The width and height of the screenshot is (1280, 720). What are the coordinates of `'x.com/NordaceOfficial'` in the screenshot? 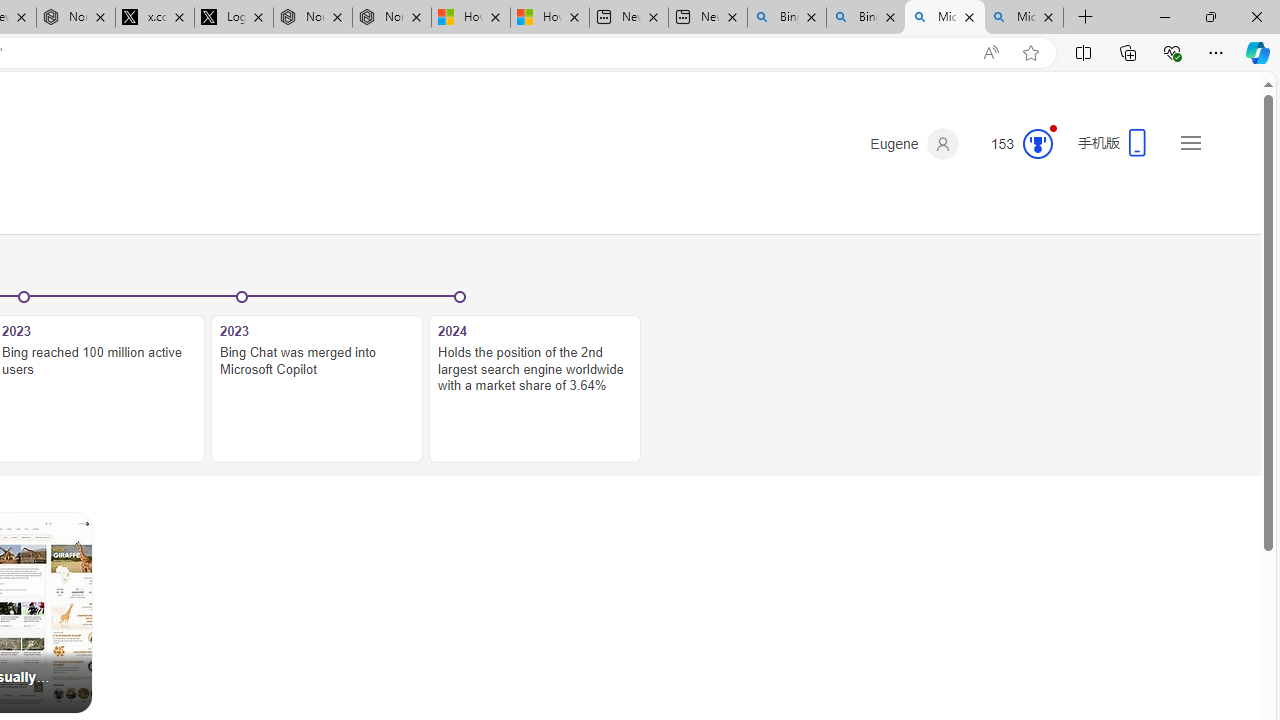 It's located at (154, 17).